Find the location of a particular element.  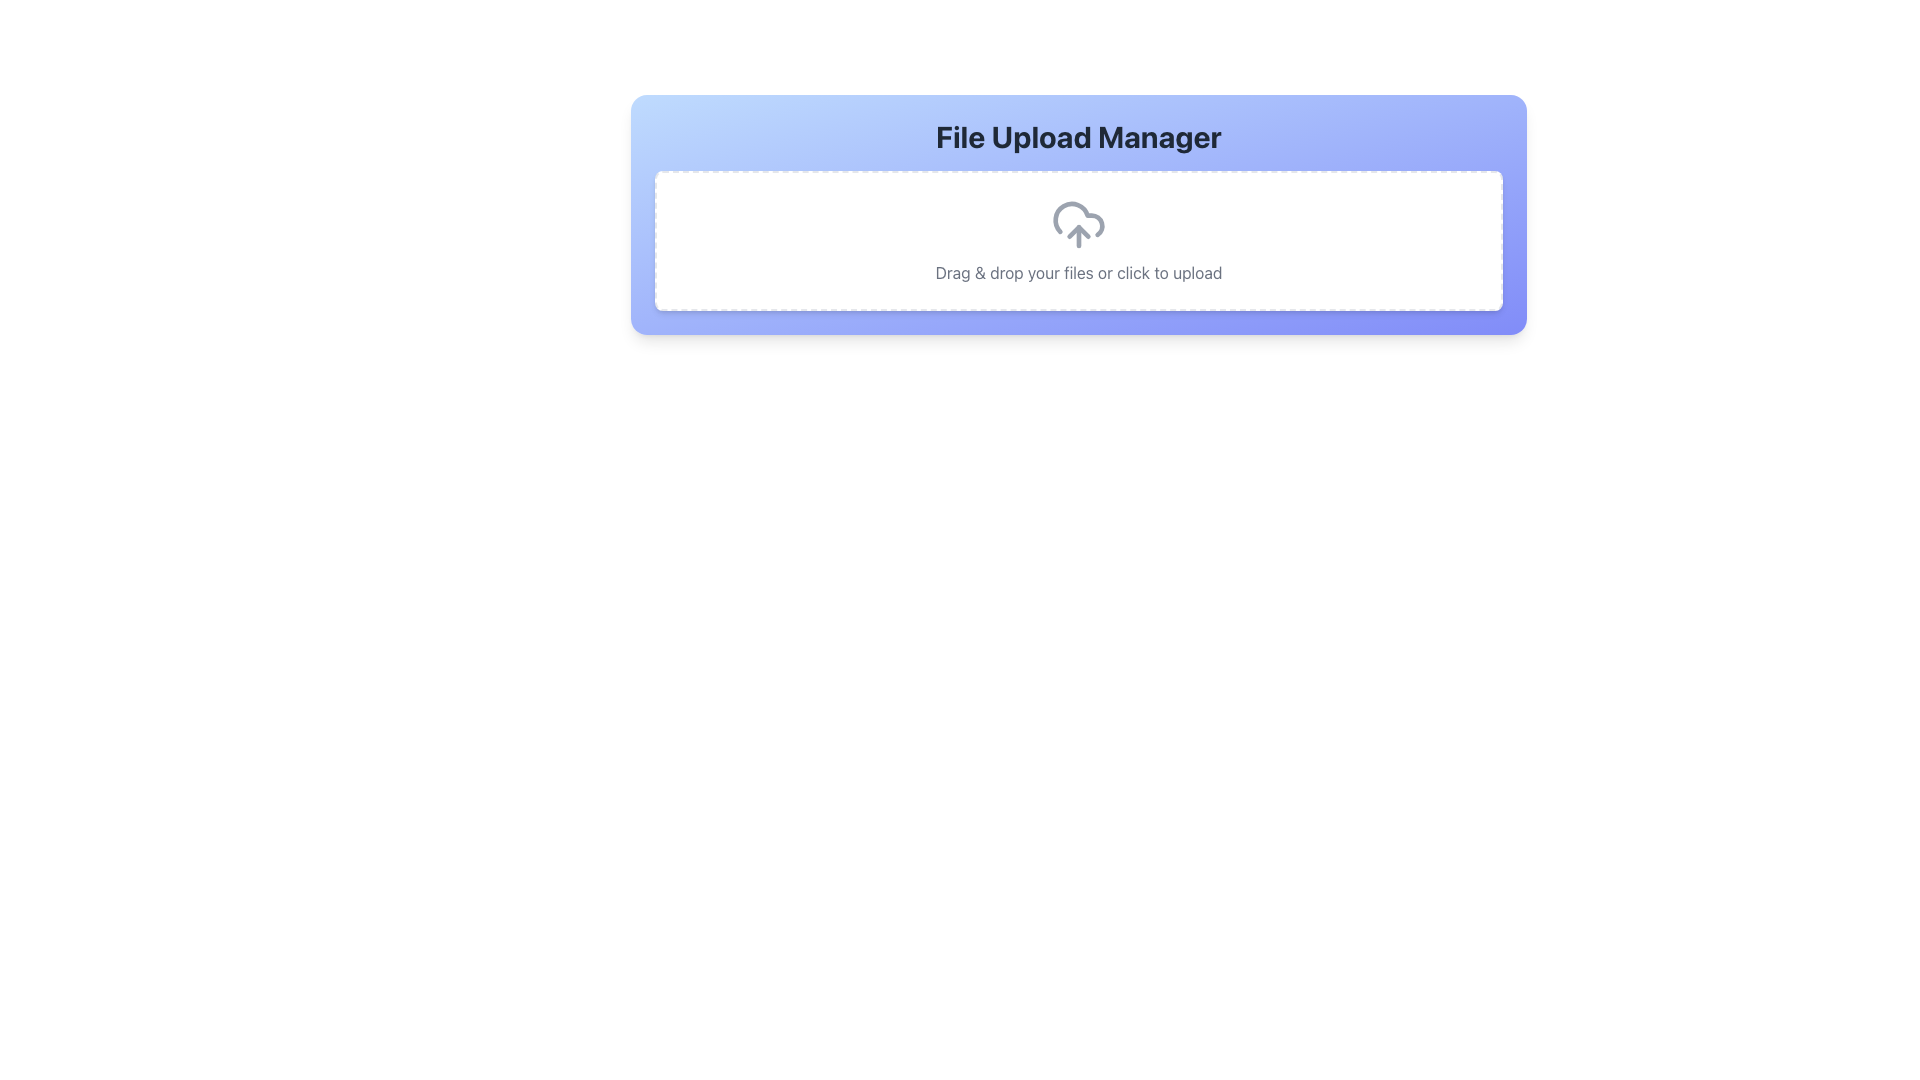

the text block that serves as the title or heading of the file upload manager area, which is located at the top center of the panel is located at coordinates (1078, 136).